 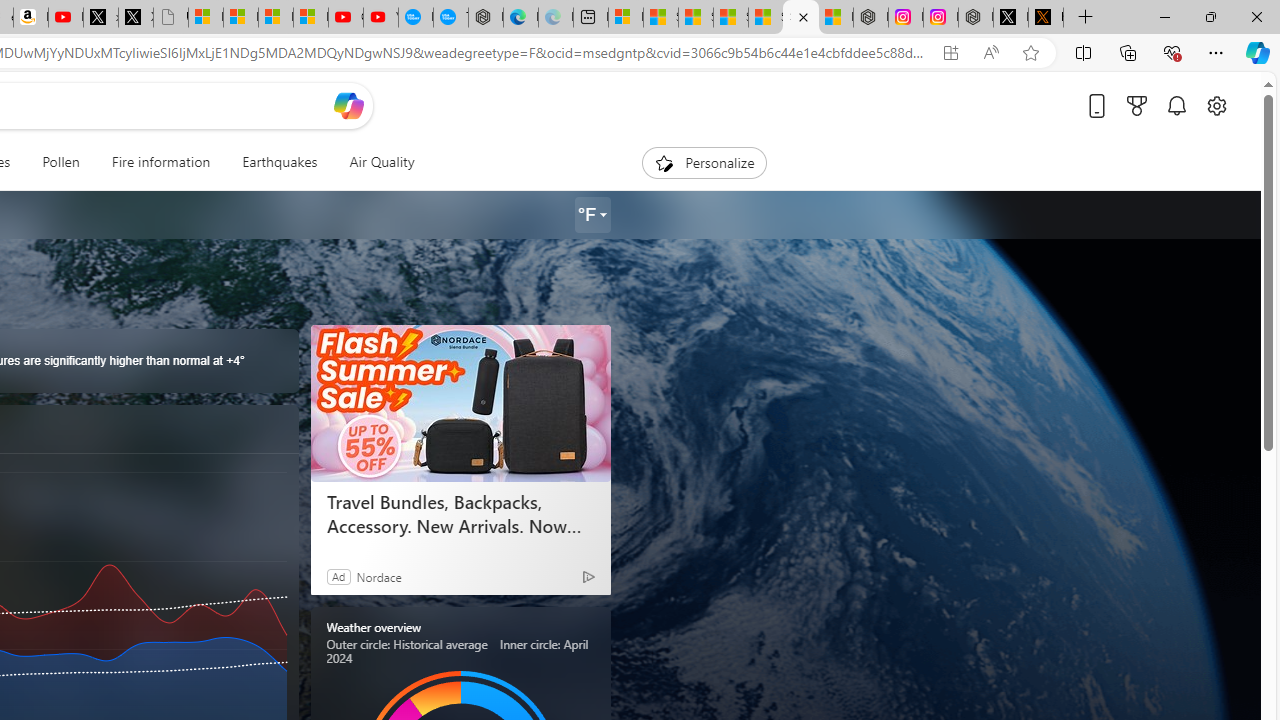 I want to click on 'Gloom - YouTube', so click(x=346, y=17).